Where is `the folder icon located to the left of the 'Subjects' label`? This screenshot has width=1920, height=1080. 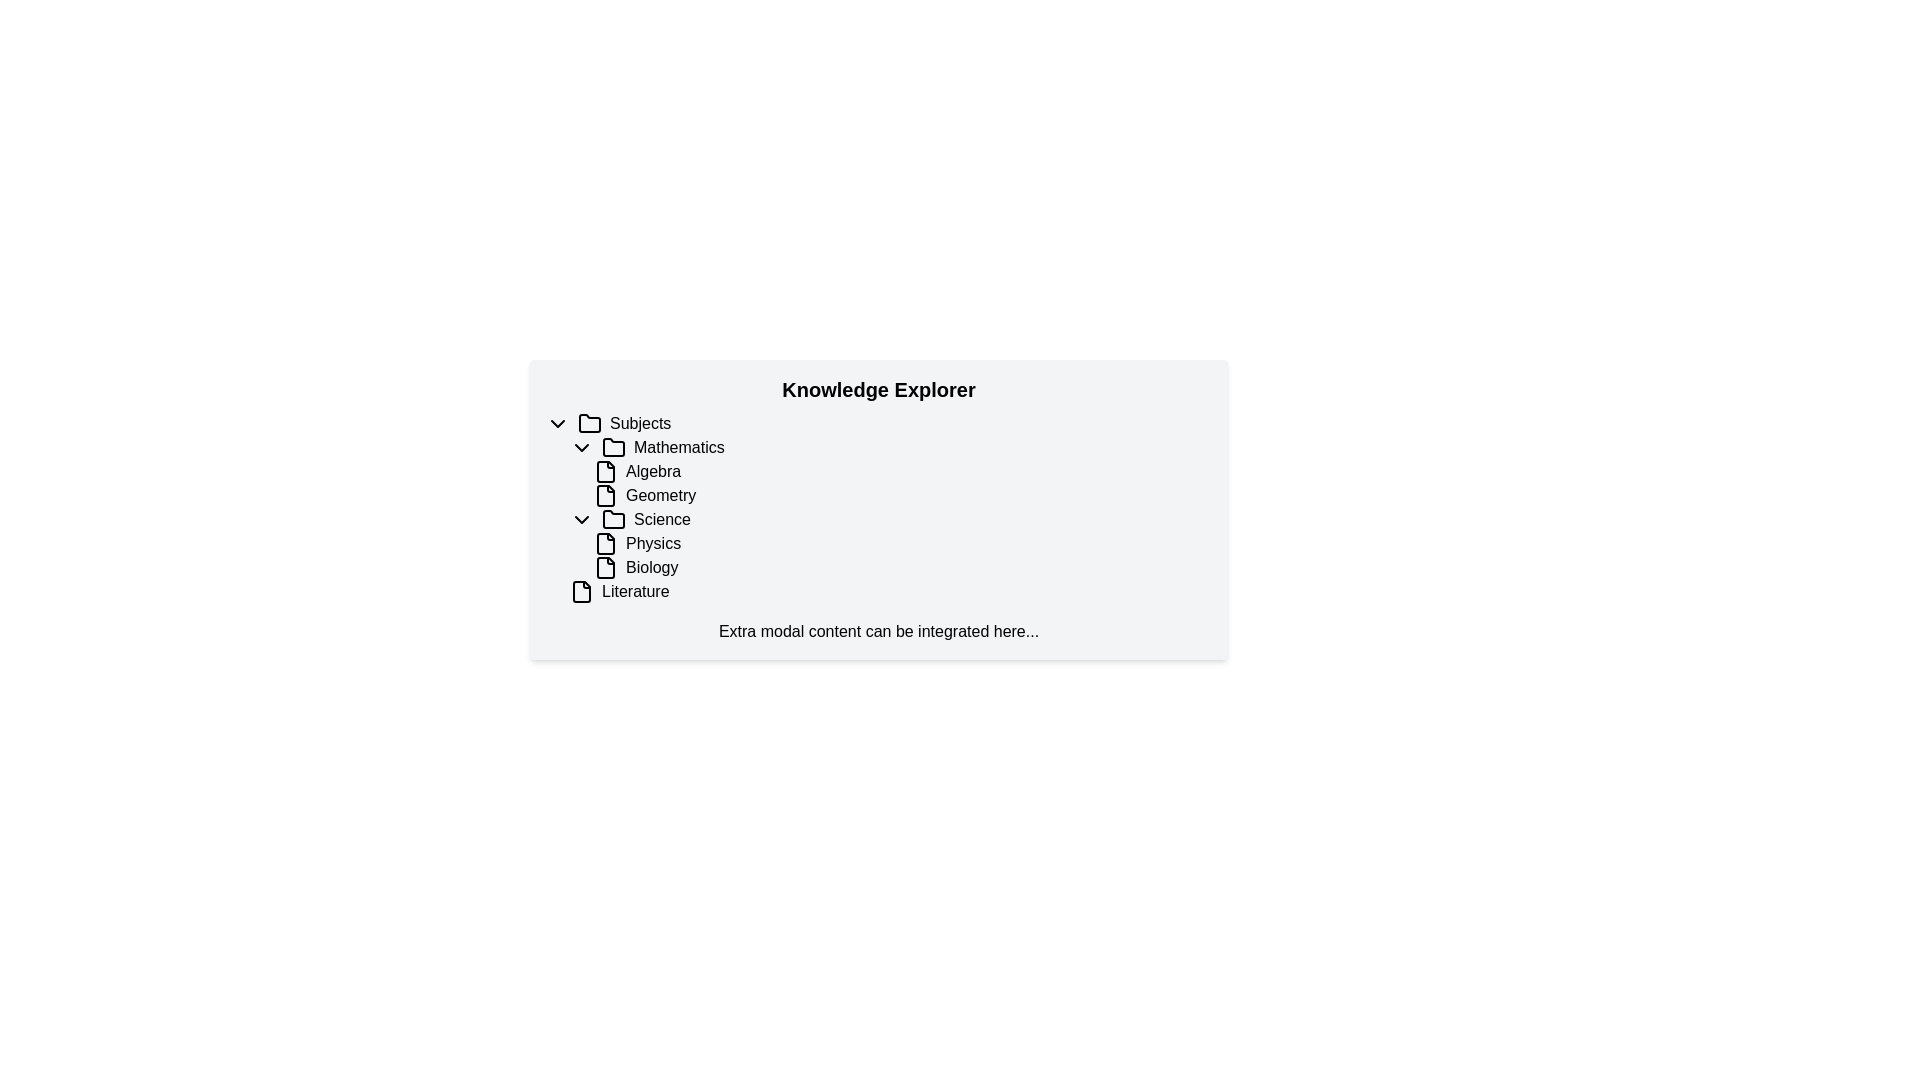
the folder icon located to the left of the 'Subjects' label is located at coordinates (589, 423).